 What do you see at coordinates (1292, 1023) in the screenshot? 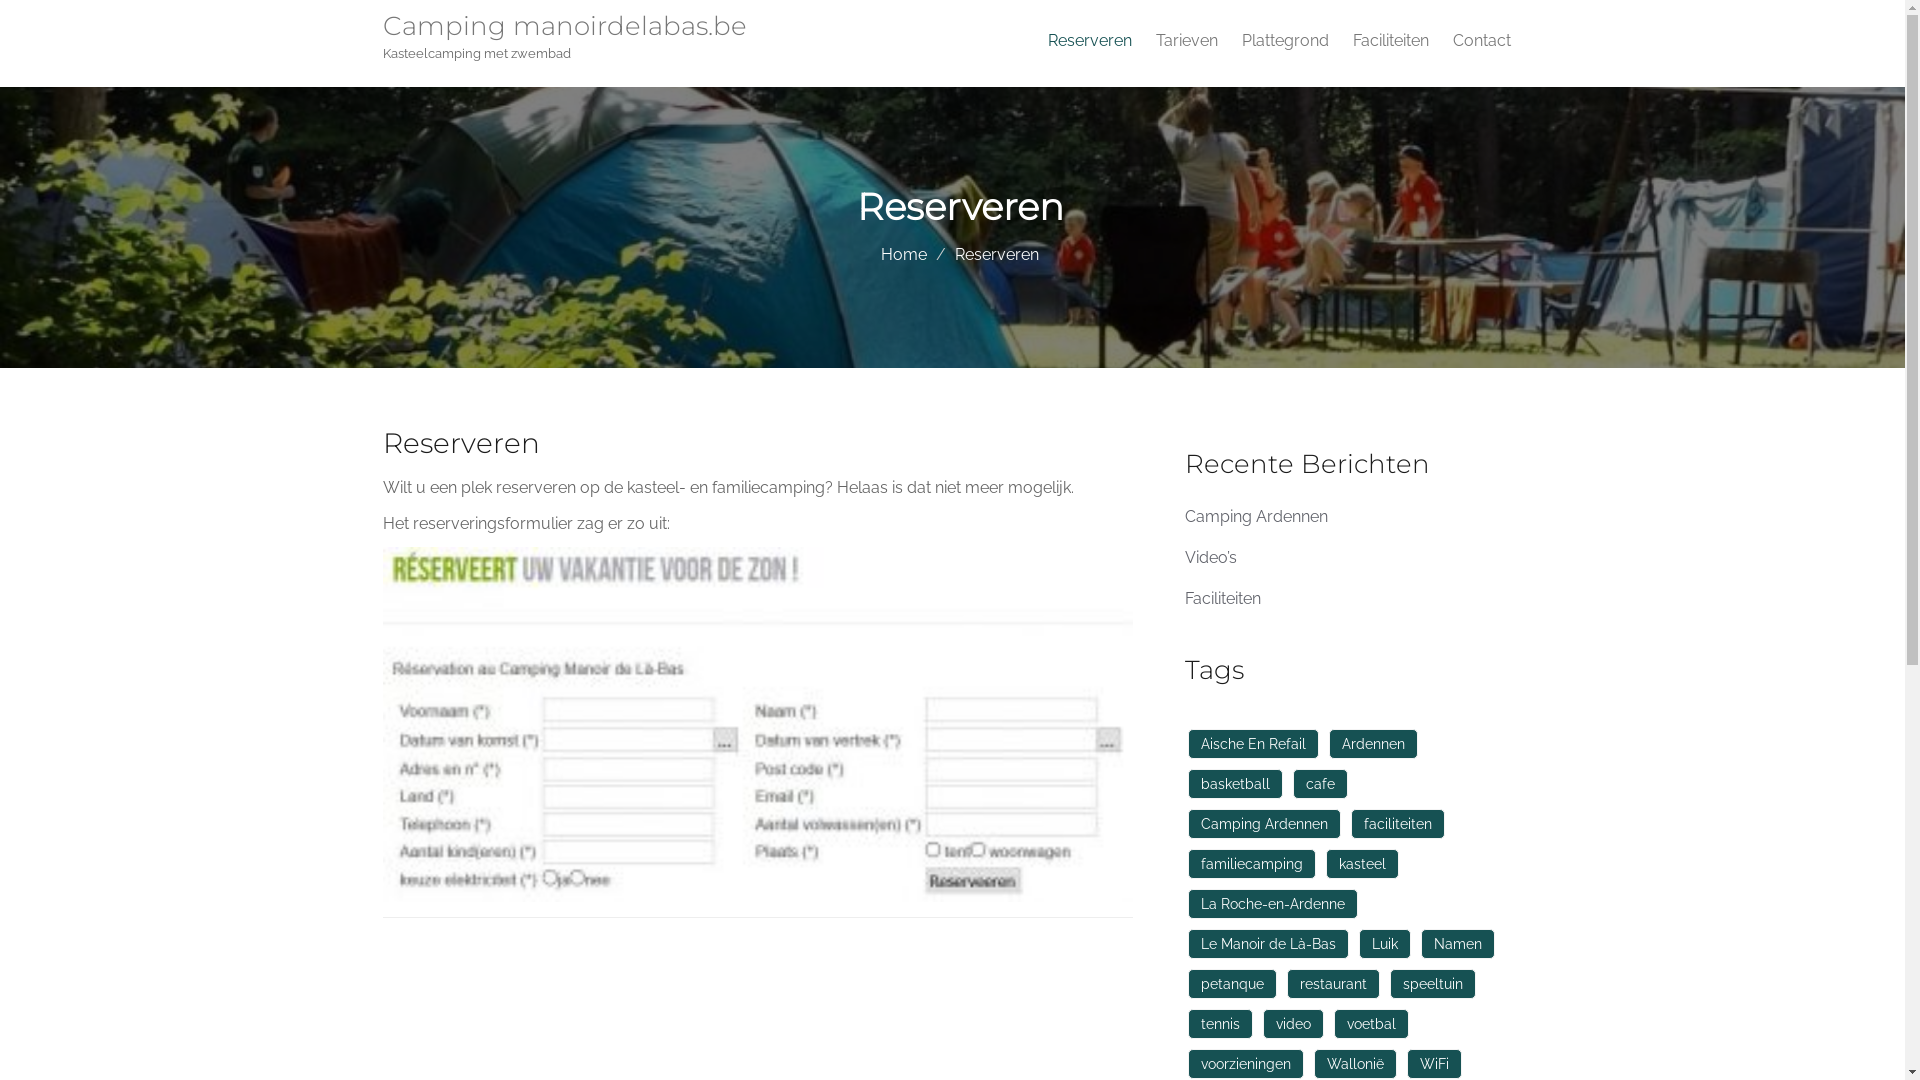
I see `'video'` at bounding box center [1292, 1023].